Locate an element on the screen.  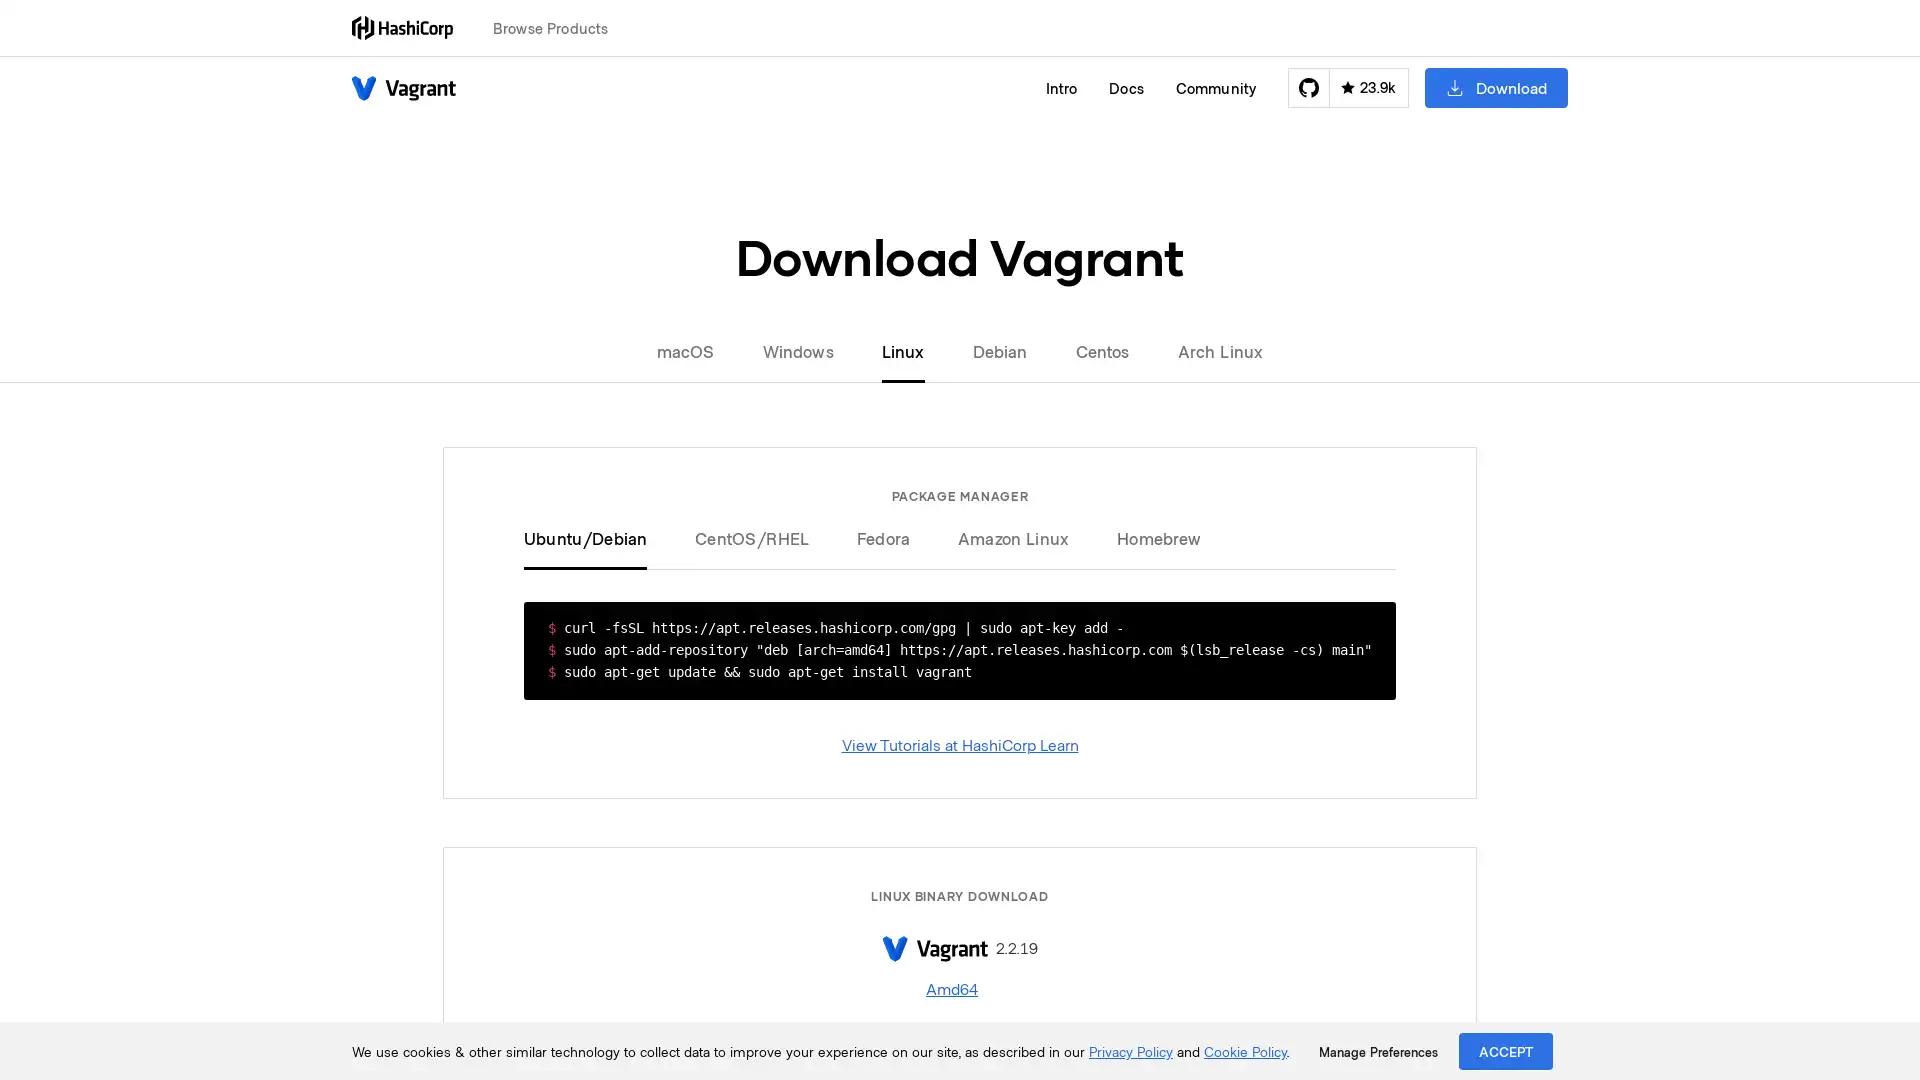
Amazon Linux is located at coordinates (1013, 536).